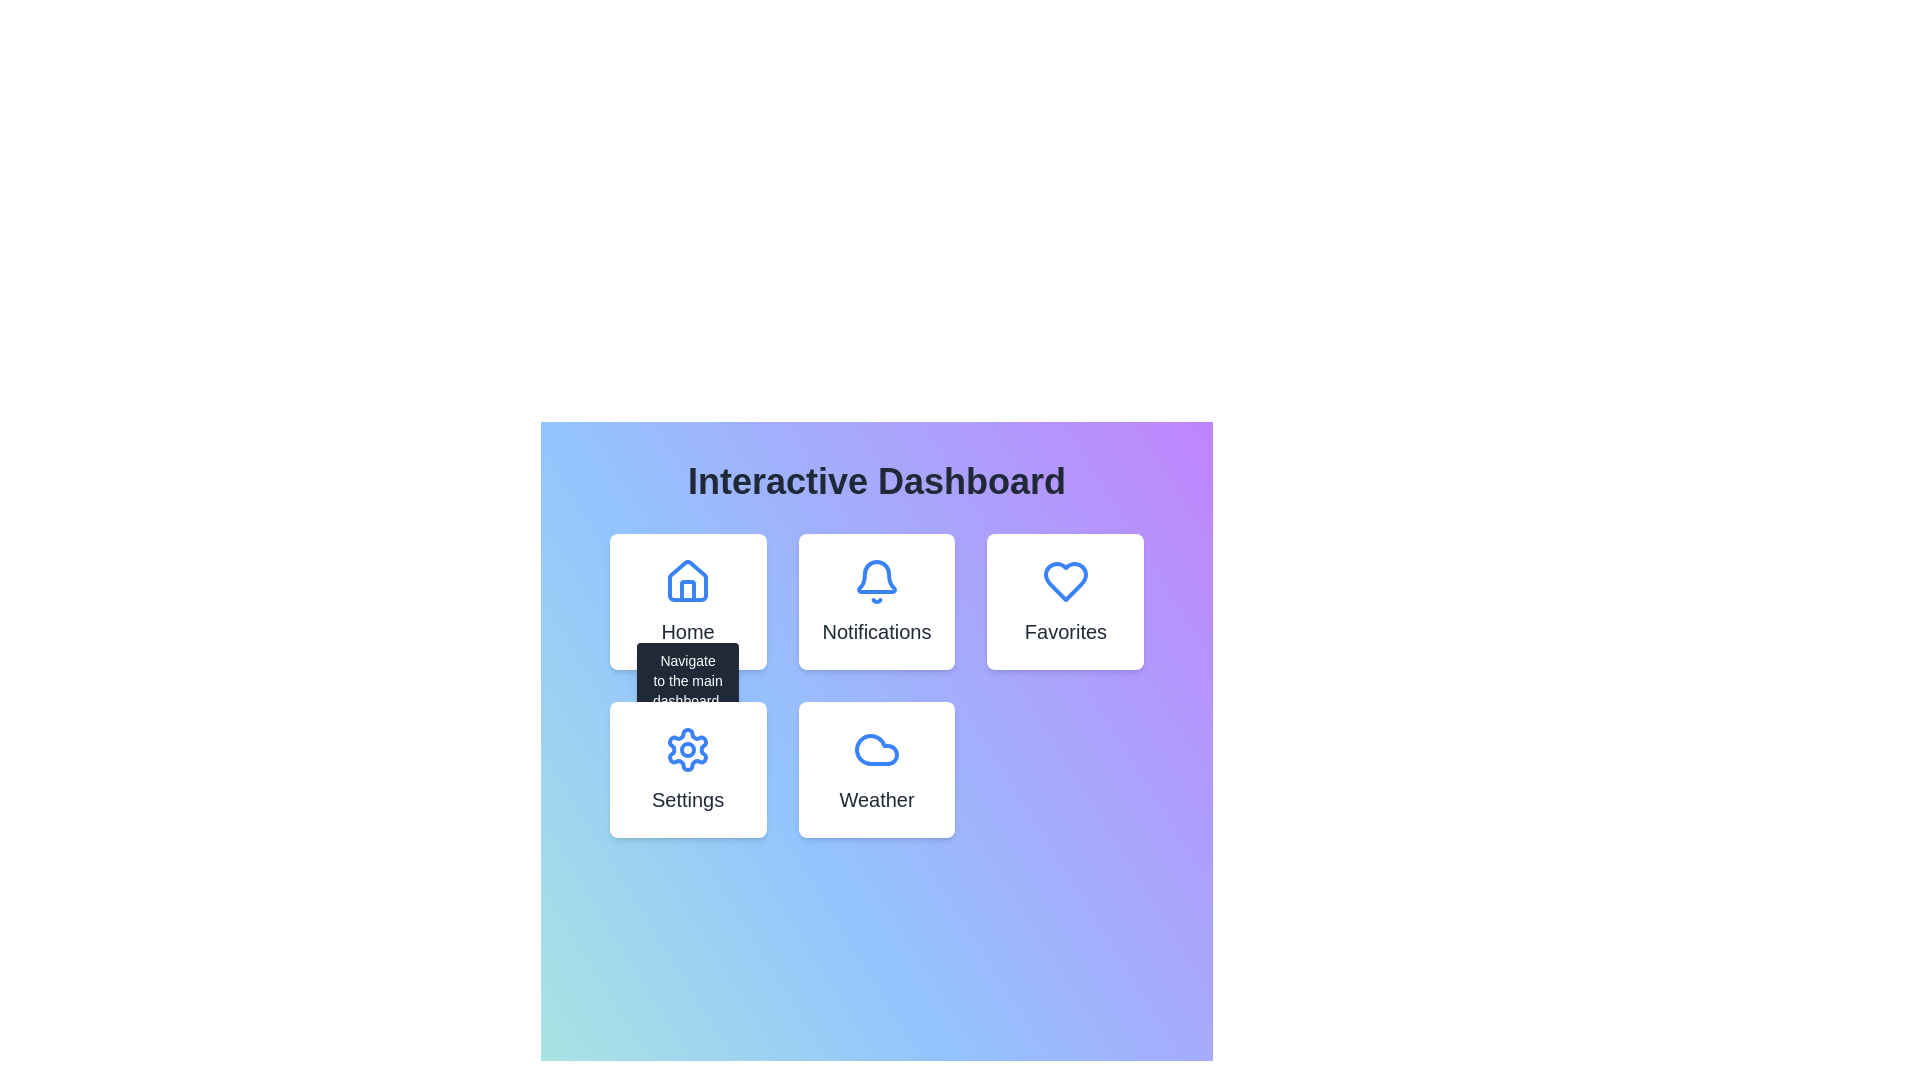 This screenshot has height=1080, width=1920. I want to click on the weather icon located at the bottom-right corner of the dashboard interface, so click(877, 749).